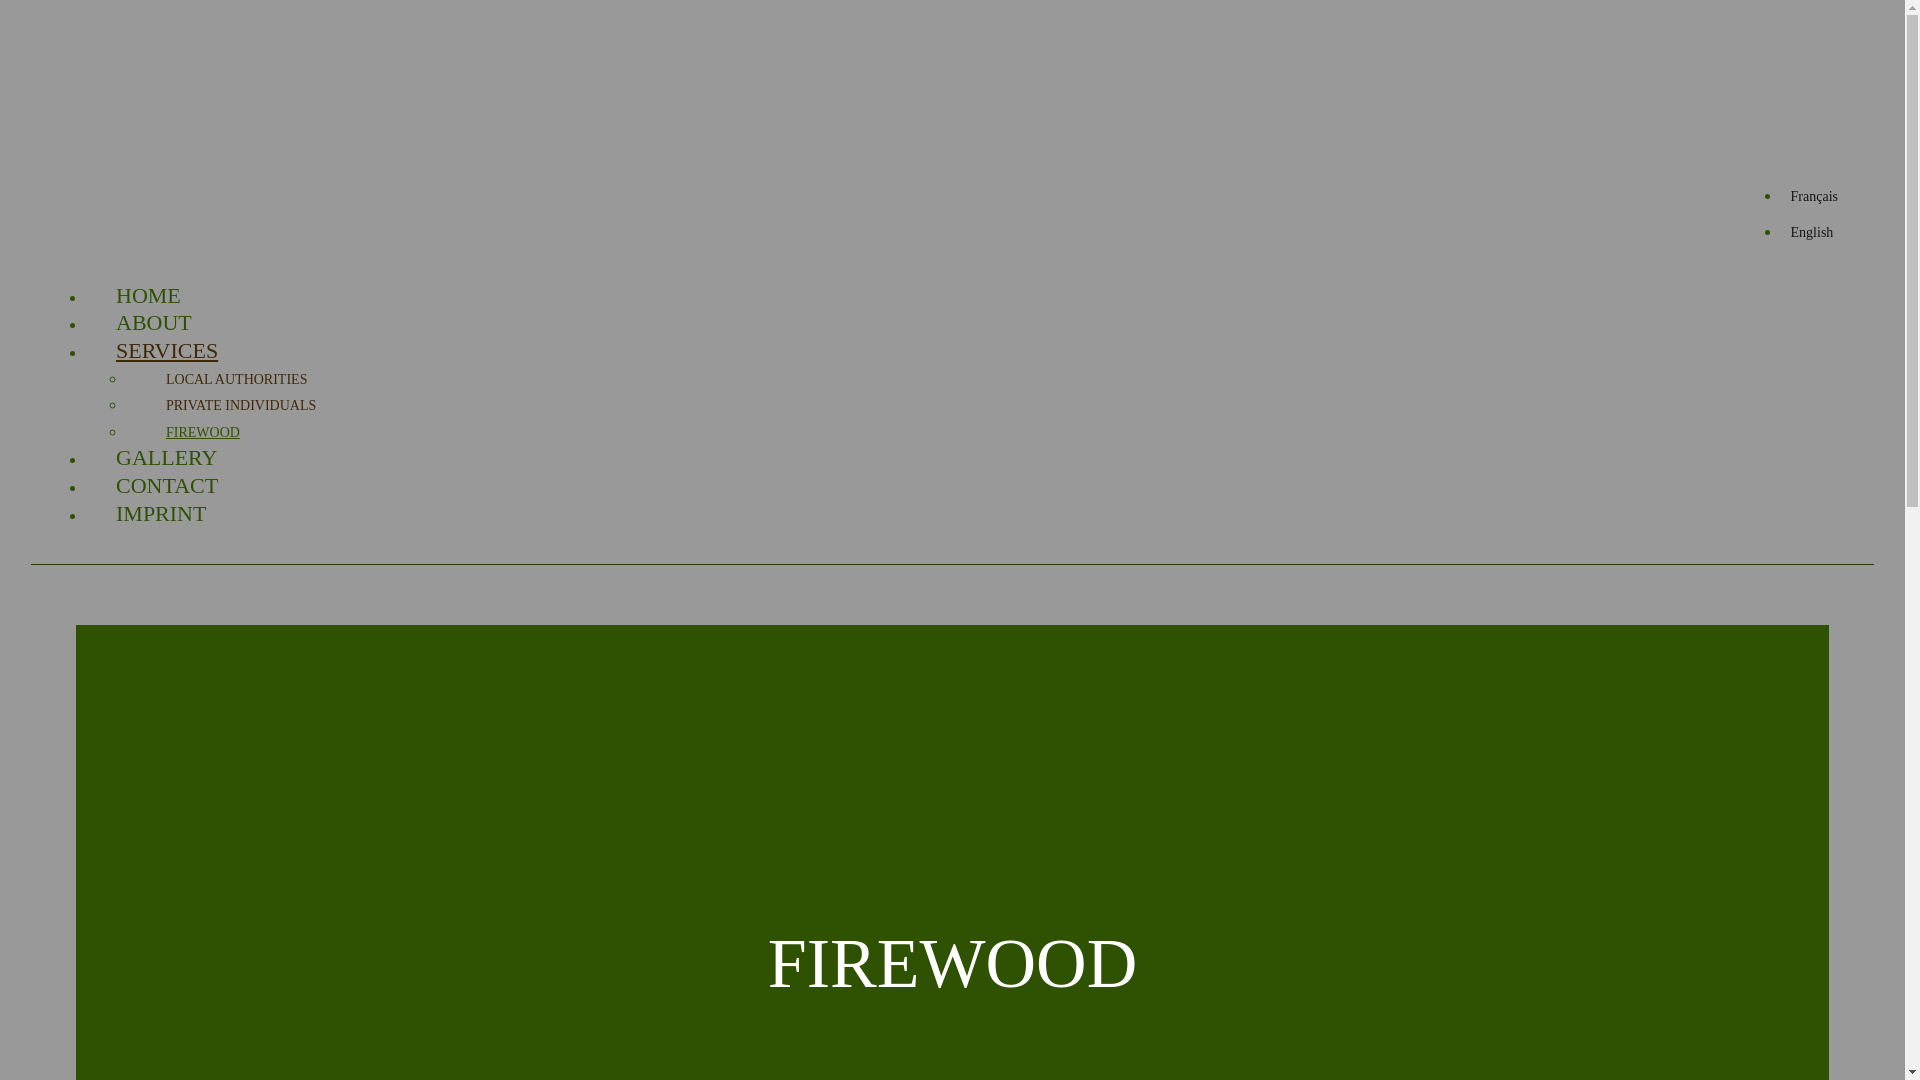  Describe the element at coordinates (1812, 231) in the screenshot. I see `'English'` at that location.